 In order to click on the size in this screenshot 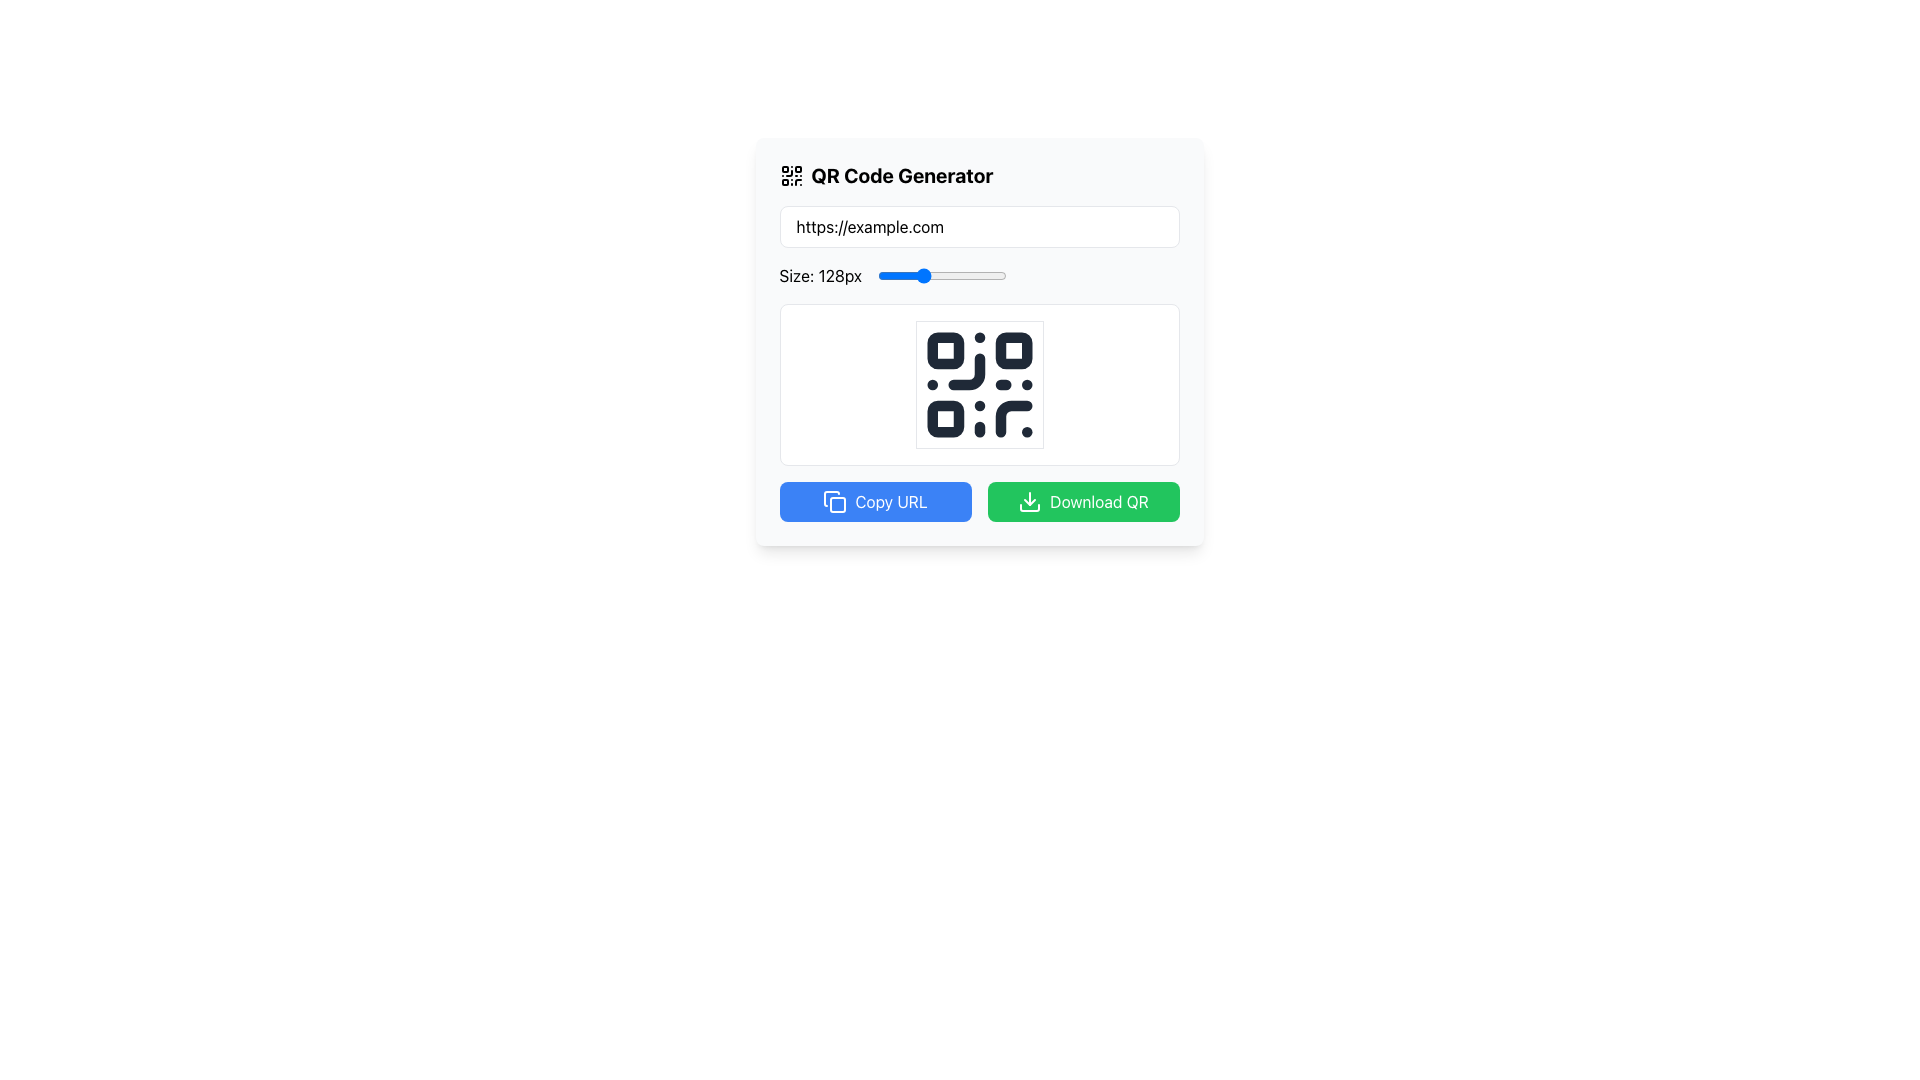, I will do `click(987, 276)`.